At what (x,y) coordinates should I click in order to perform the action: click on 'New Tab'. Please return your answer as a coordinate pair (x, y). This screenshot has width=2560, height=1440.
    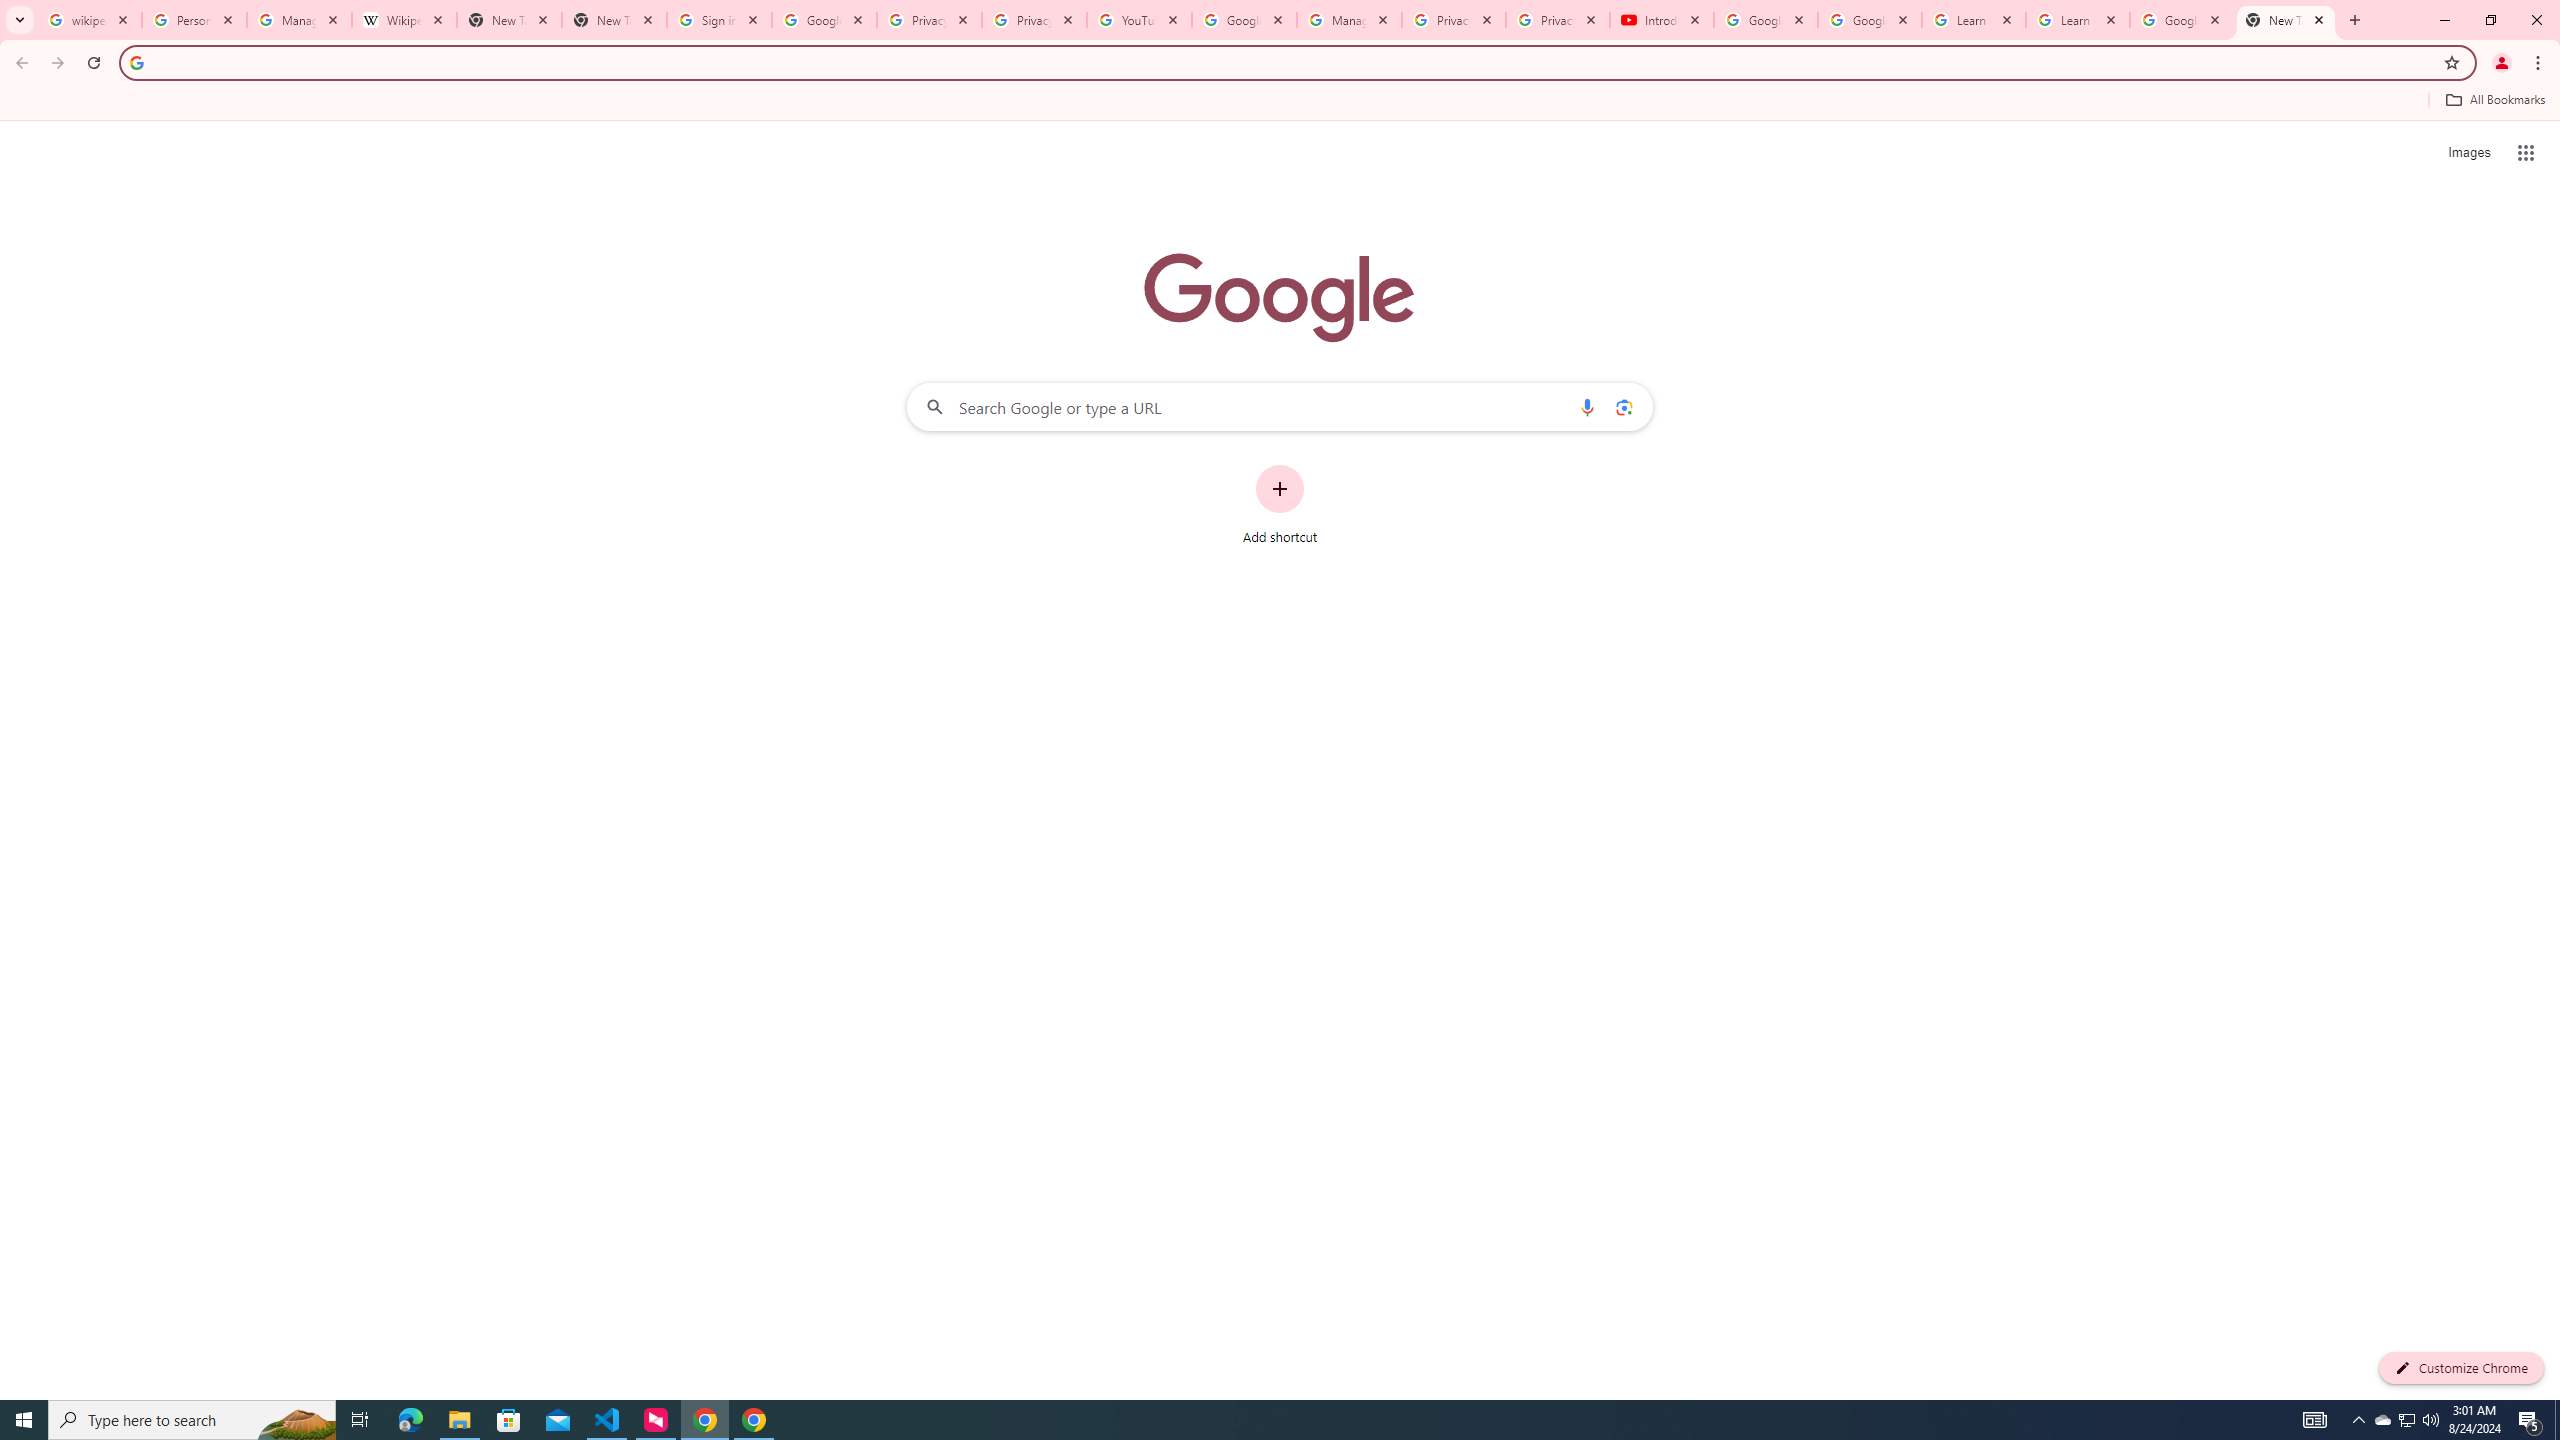
    Looking at the image, I should click on (2286, 19).